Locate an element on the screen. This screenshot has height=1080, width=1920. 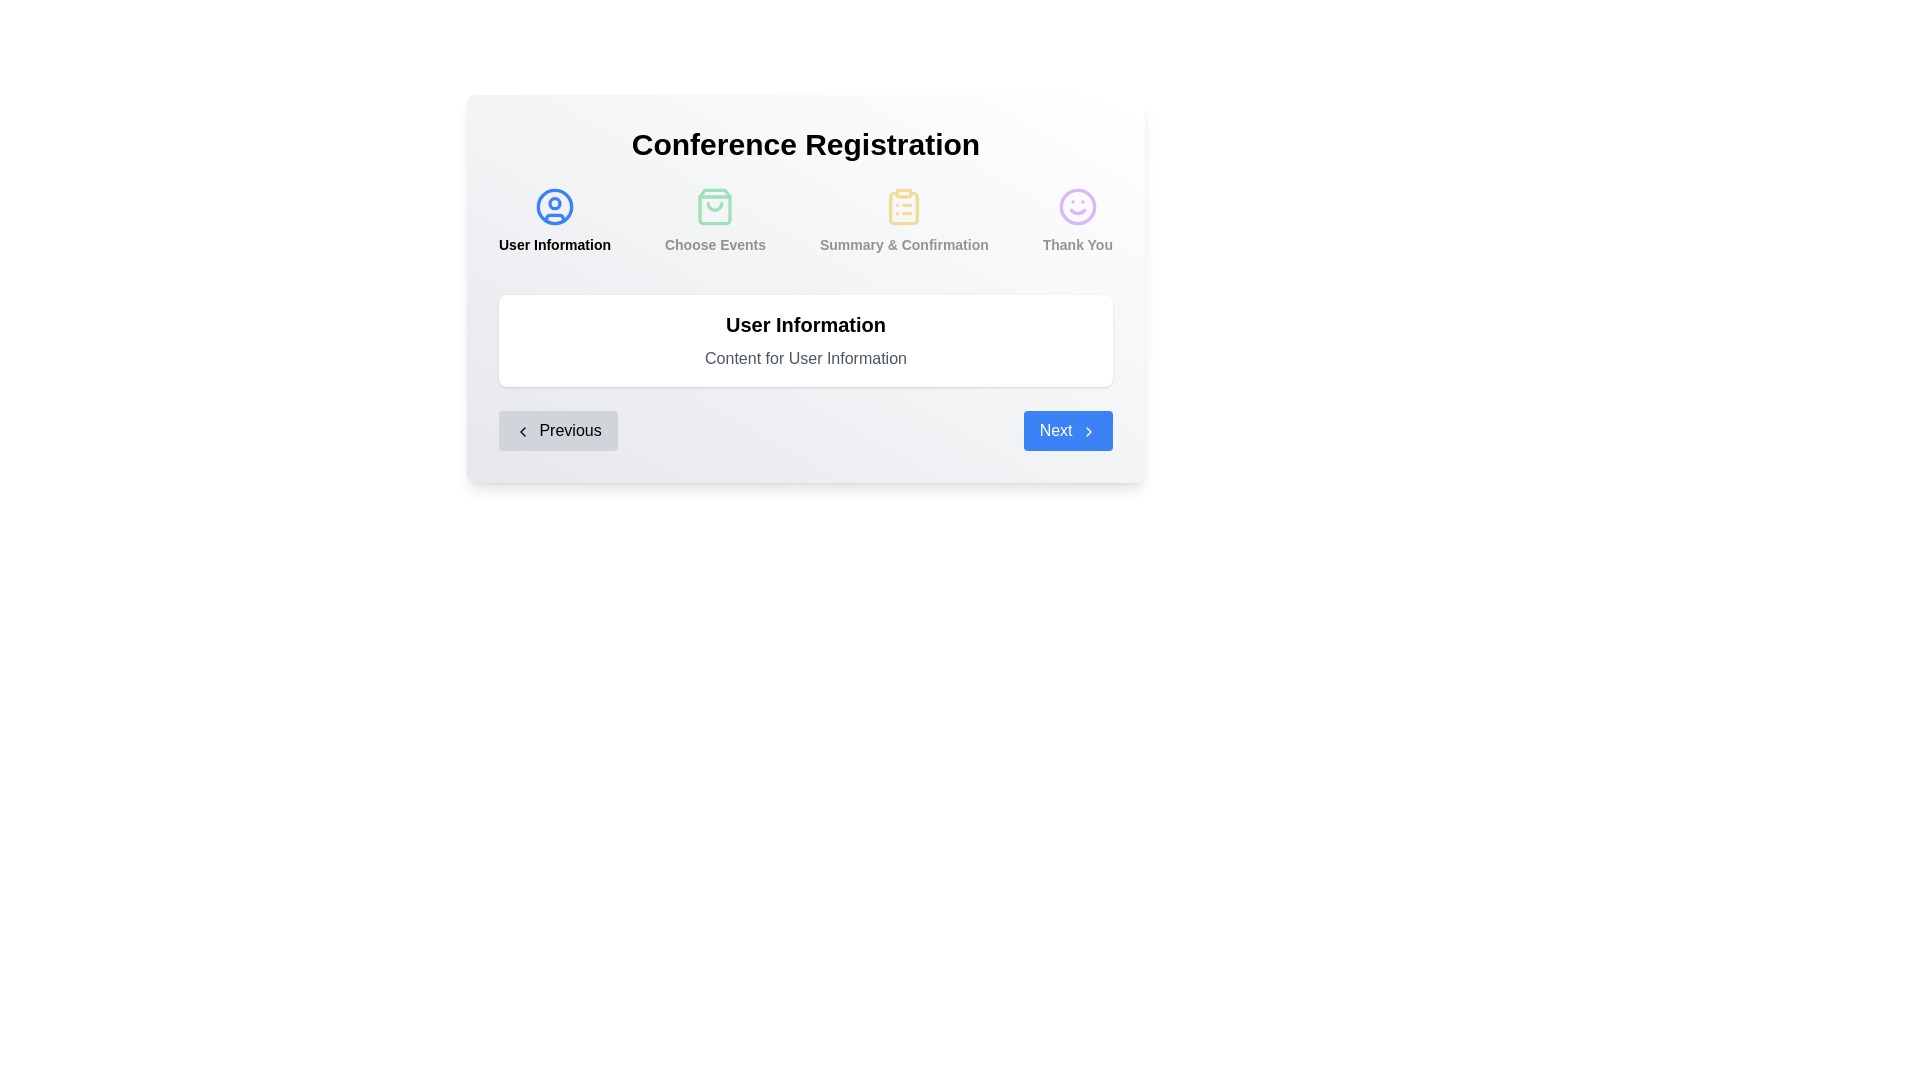
the clipboard icon in the step navigation bar, which is the third icon among four, visually styled with a bright color and outlined design is located at coordinates (903, 208).